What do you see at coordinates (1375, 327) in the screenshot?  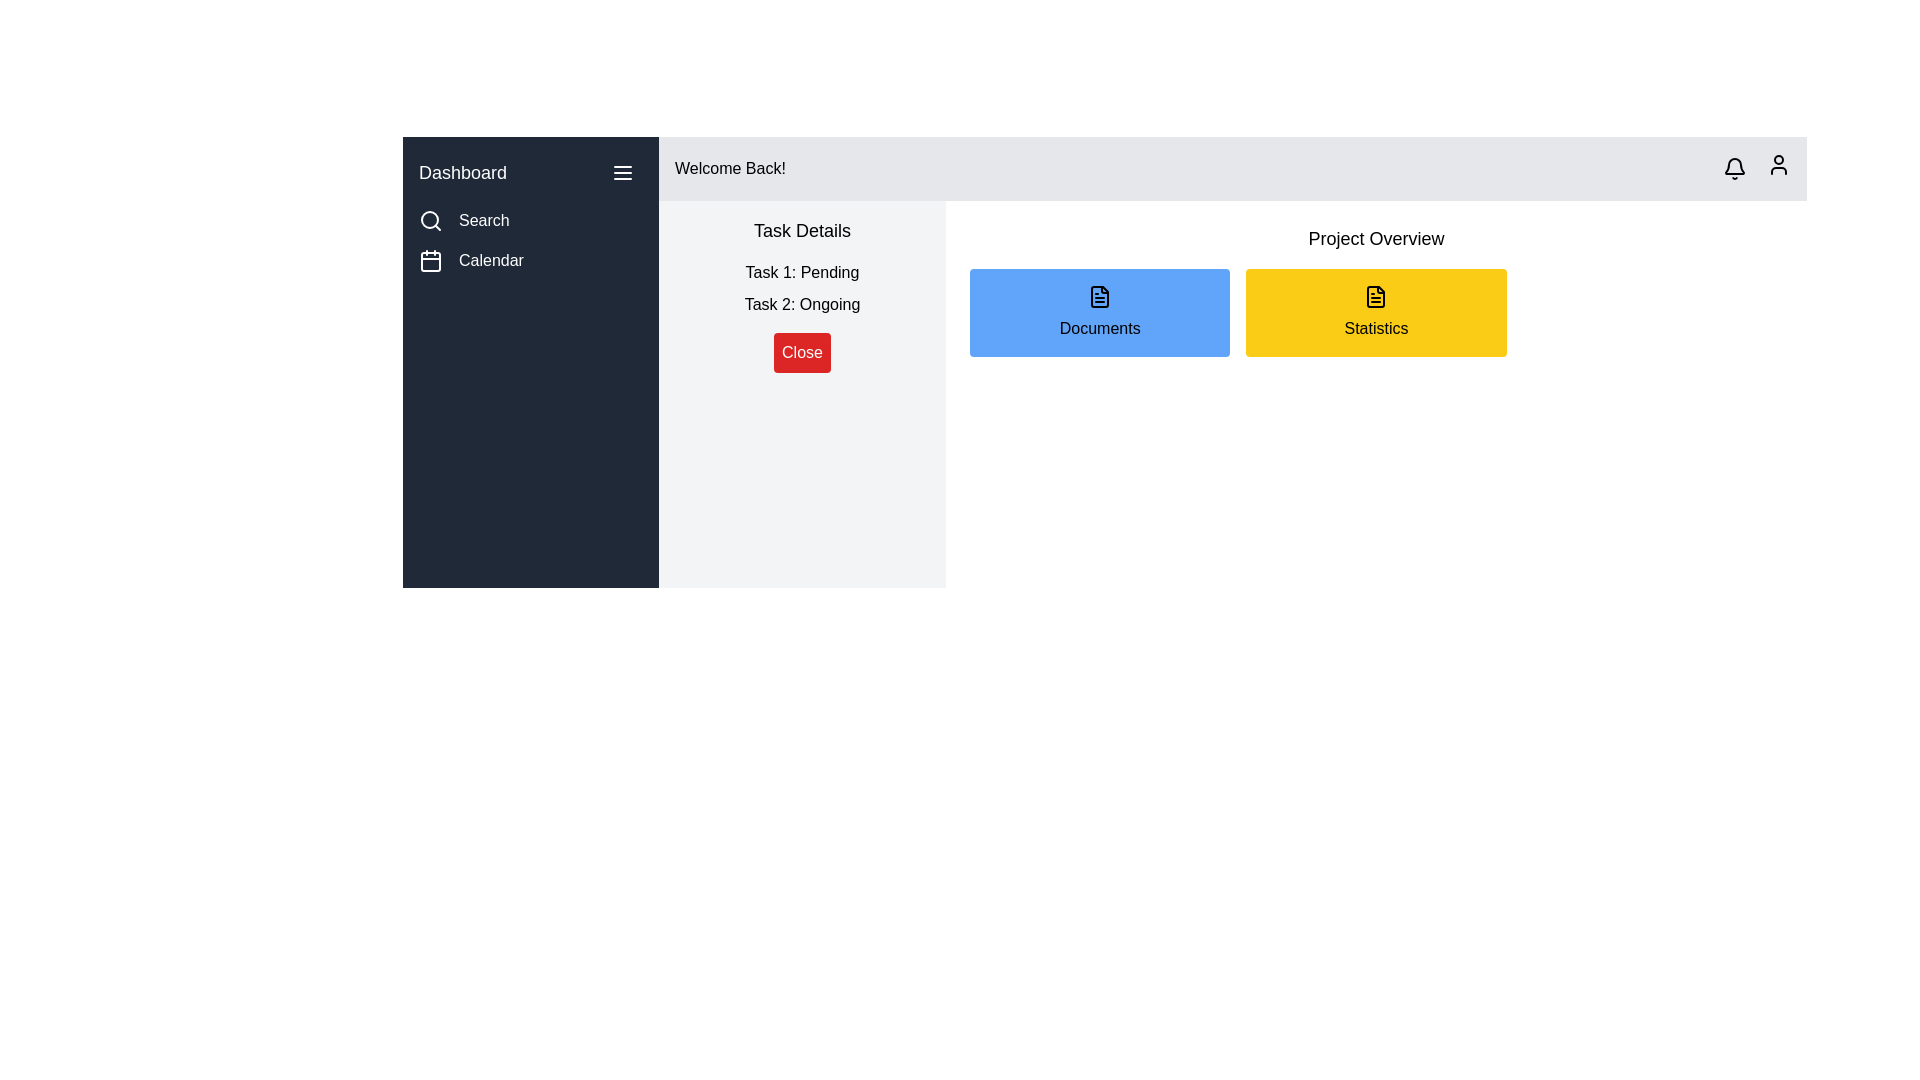 I see `the Text Label located in the center of the yellow background box under the 'Project Overview' section, which informs users about related statistics` at bounding box center [1375, 327].